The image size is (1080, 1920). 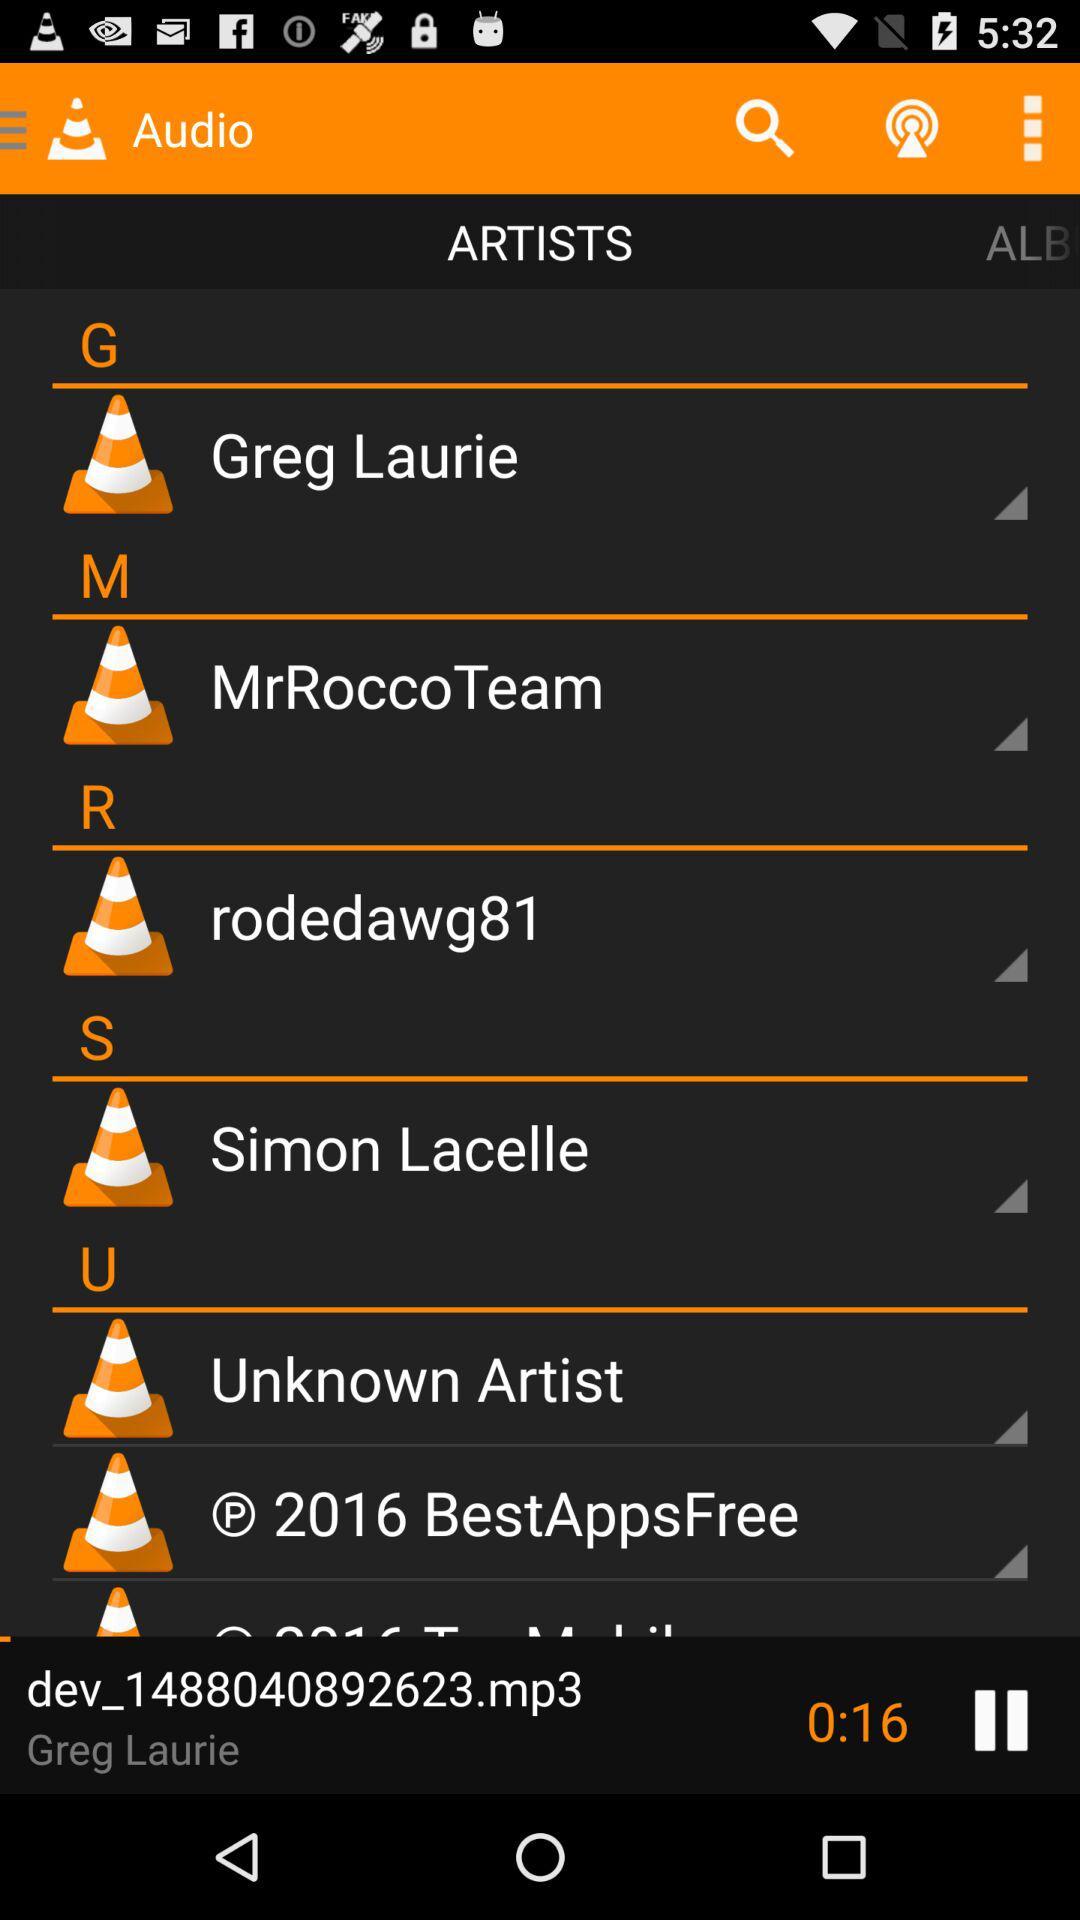 What do you see at coordinates (1001, 1840) in the screenshot?
I see `the pause icon` at bounding box center [1001, 1840].